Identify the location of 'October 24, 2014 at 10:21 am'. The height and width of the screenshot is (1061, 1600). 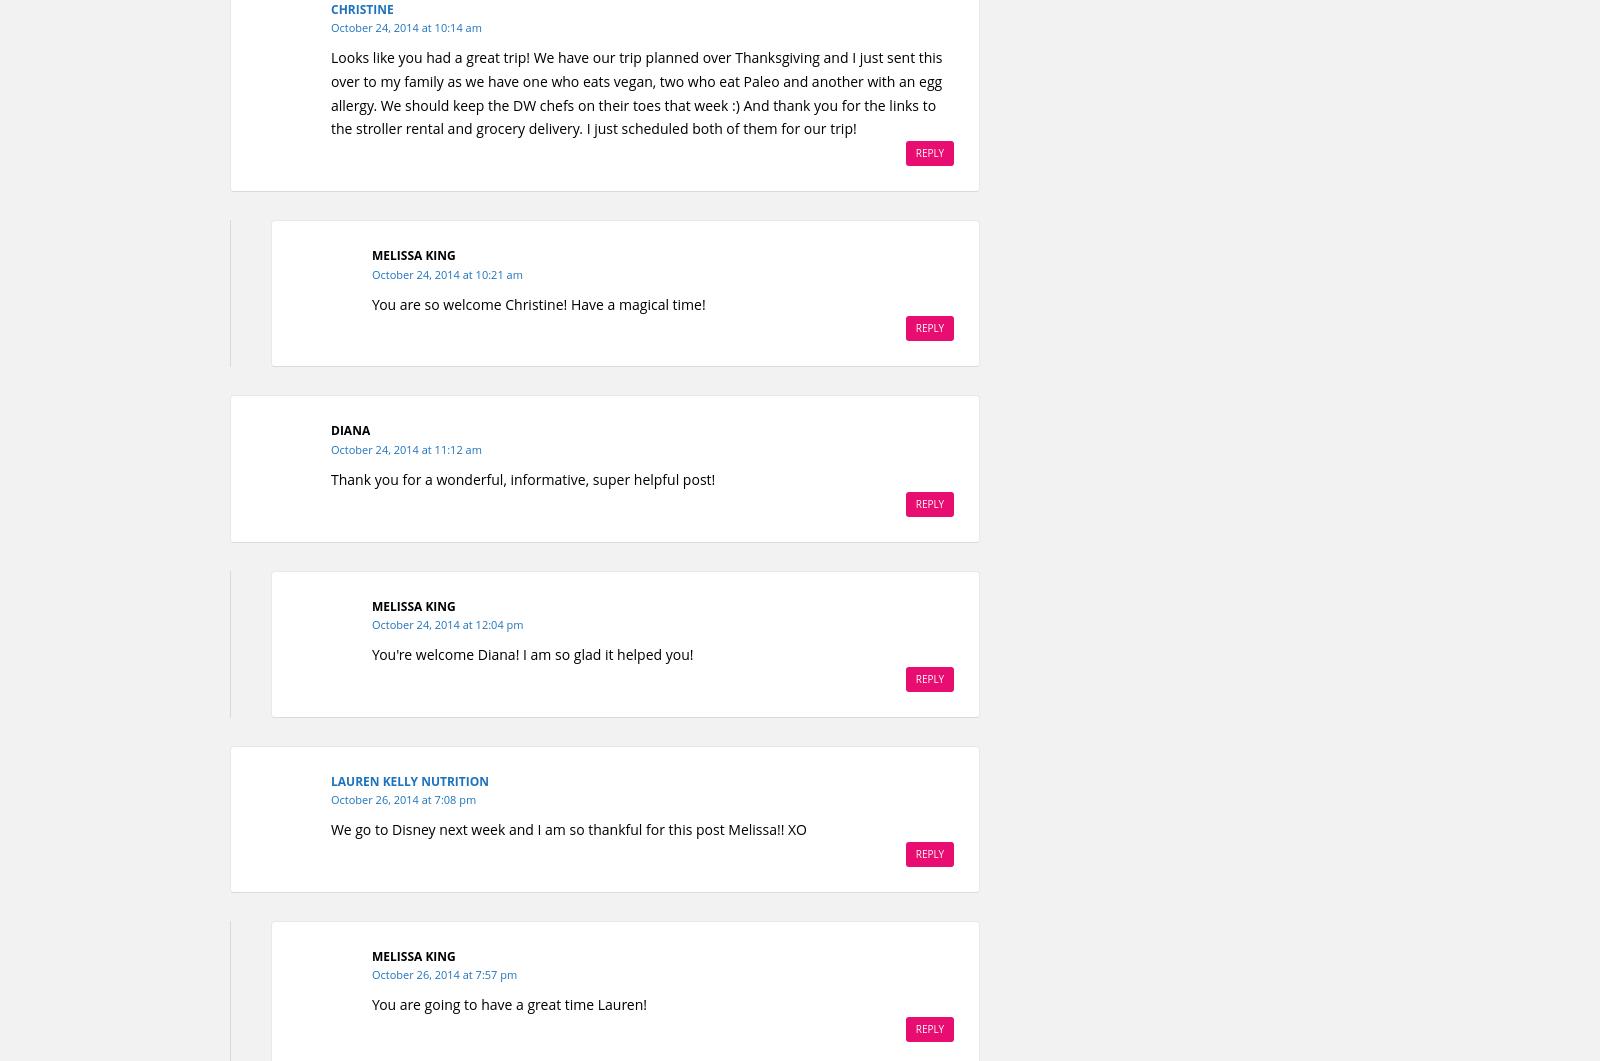
(446, 272).